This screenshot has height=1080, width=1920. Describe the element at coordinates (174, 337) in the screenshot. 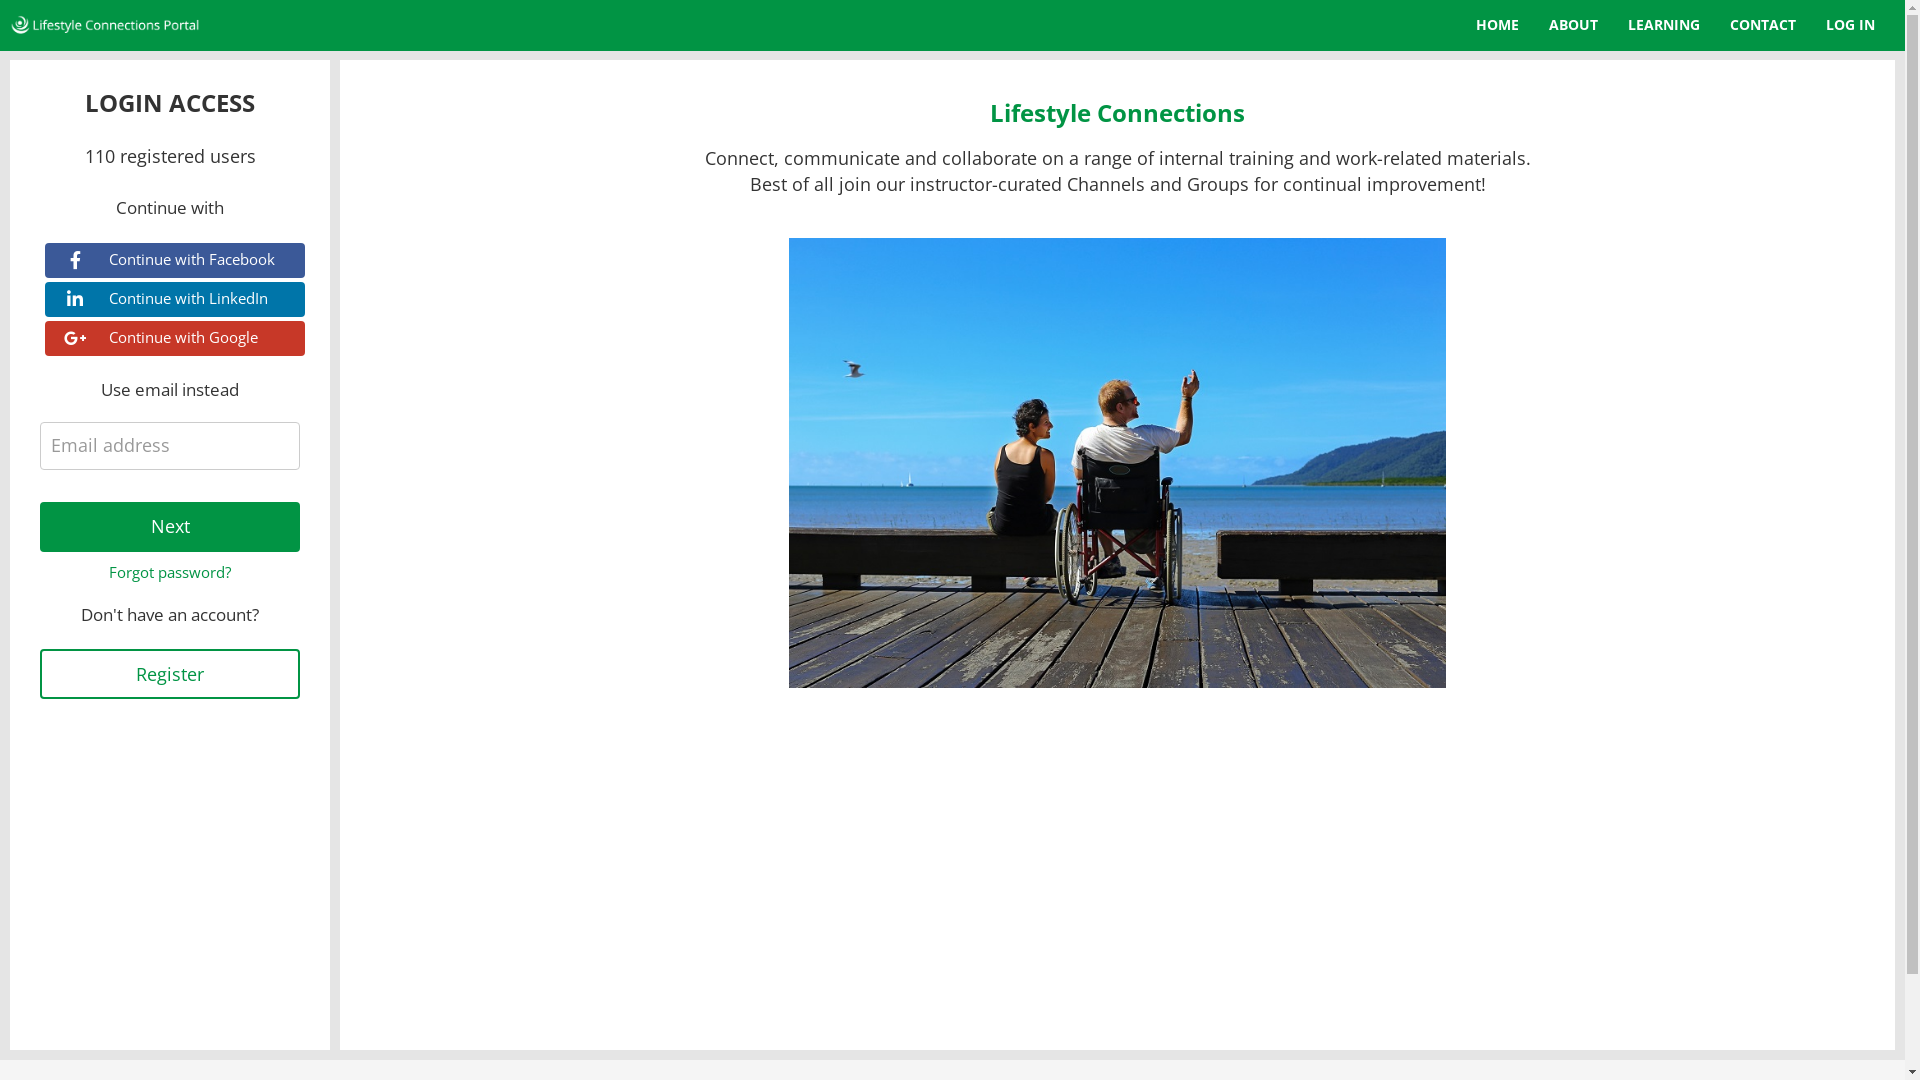

I see `'Continue with Google'` at that location.